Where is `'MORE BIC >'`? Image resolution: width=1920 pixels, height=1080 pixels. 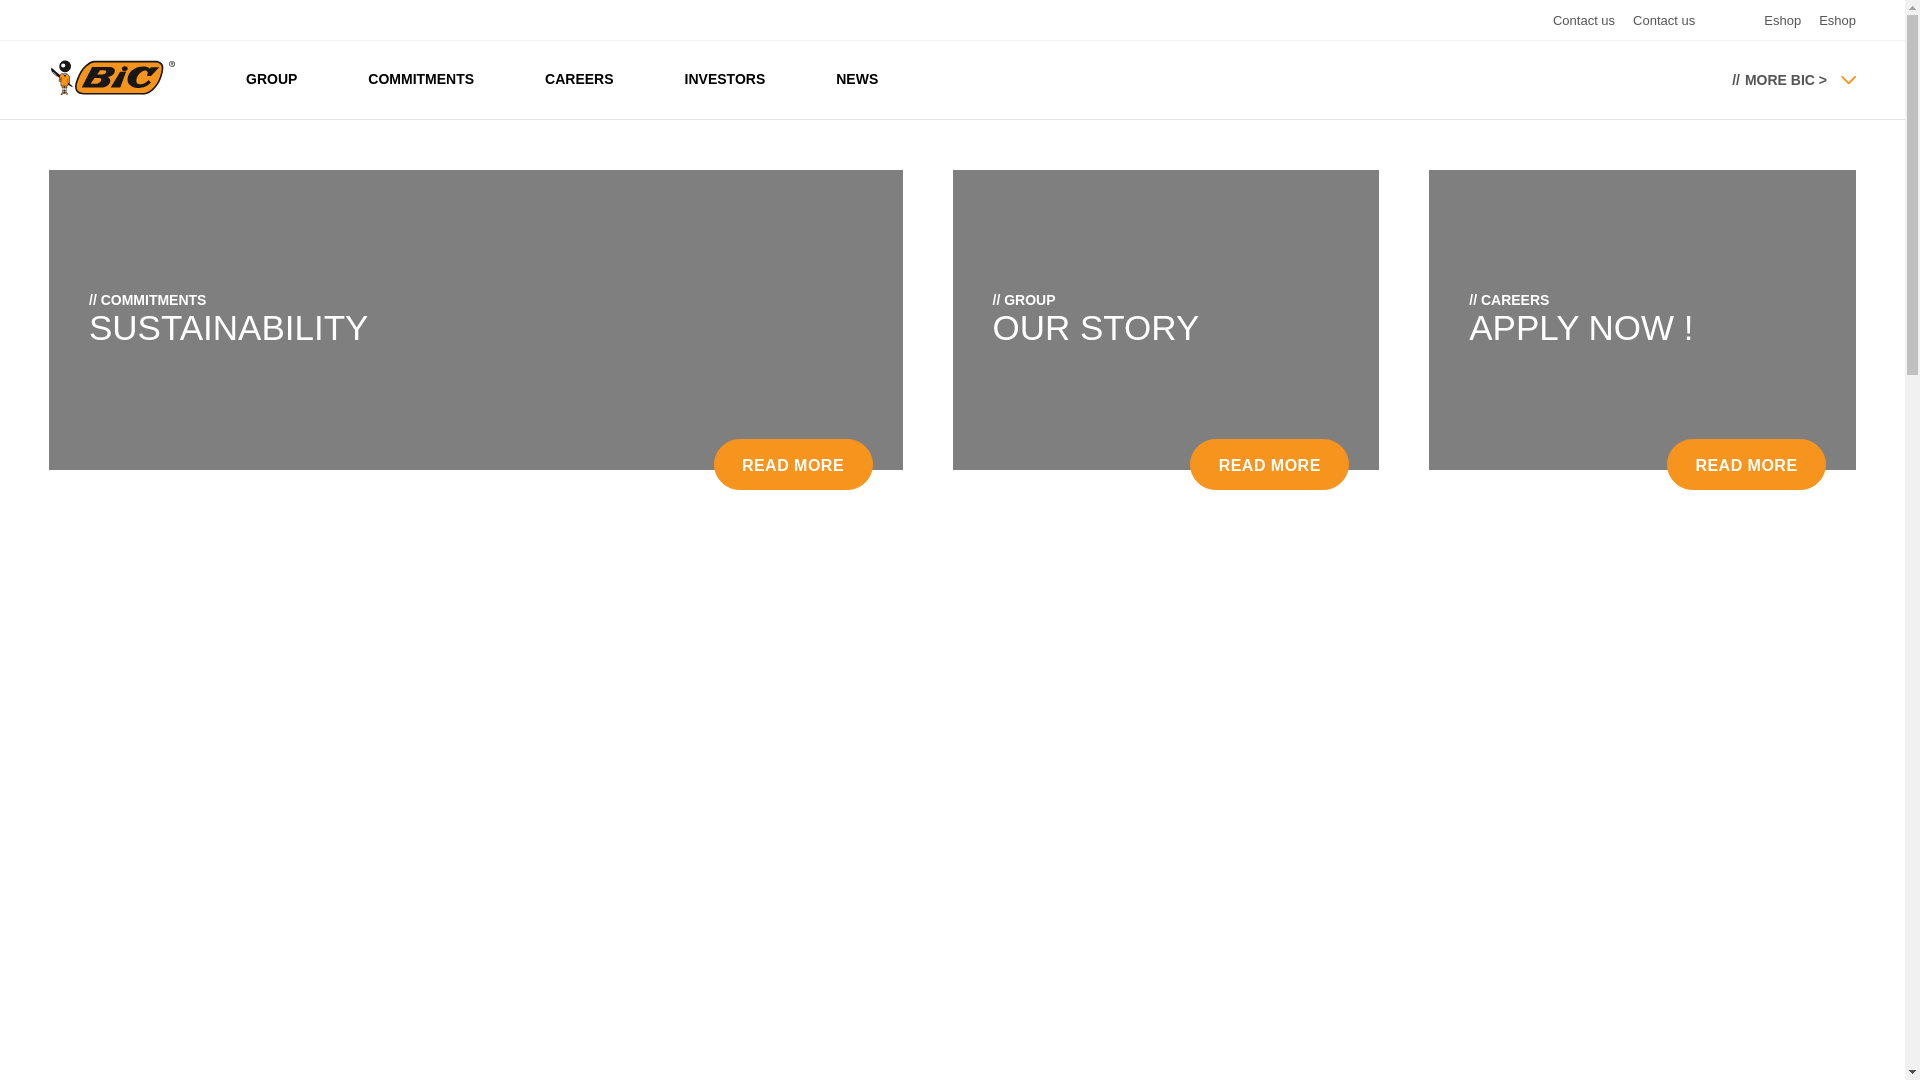
'MORE BIC >' is located at coordinates (1731, 78).